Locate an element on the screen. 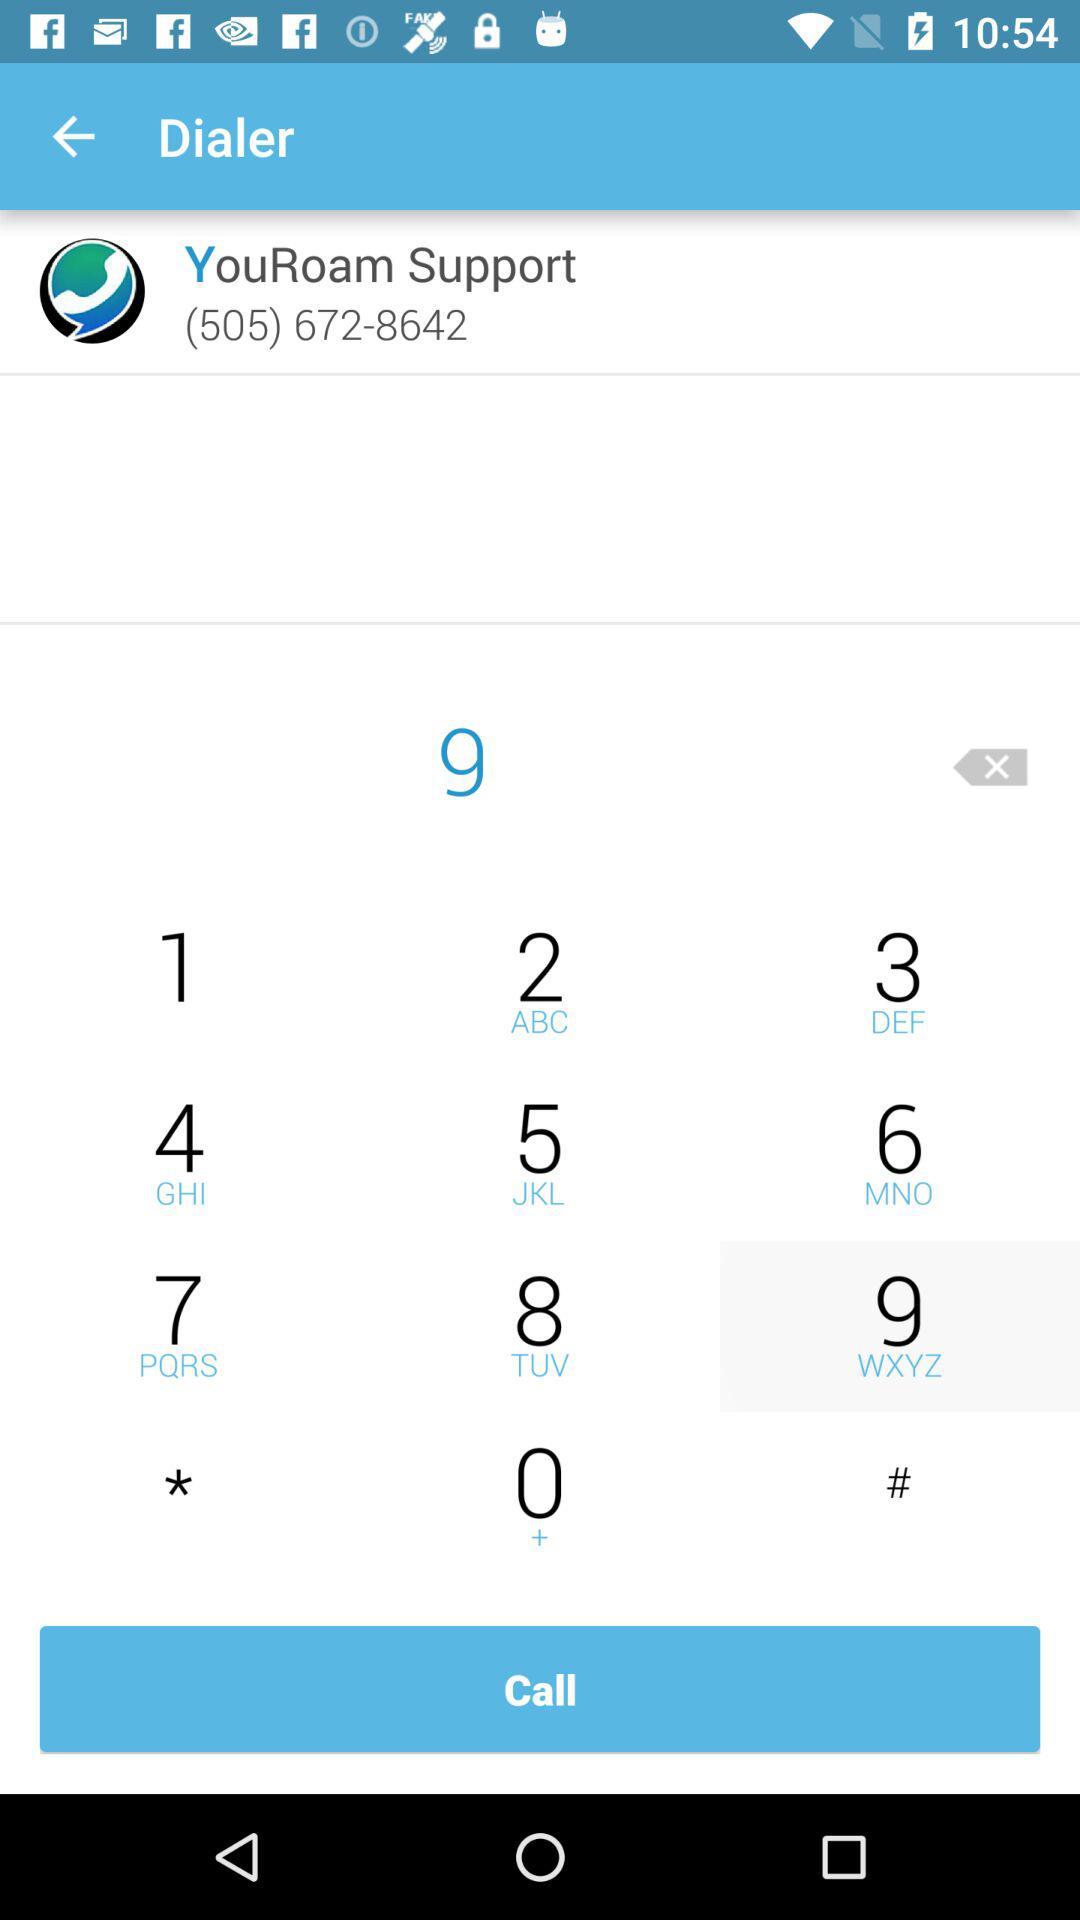  press five is located at coordinates (540, 1154).